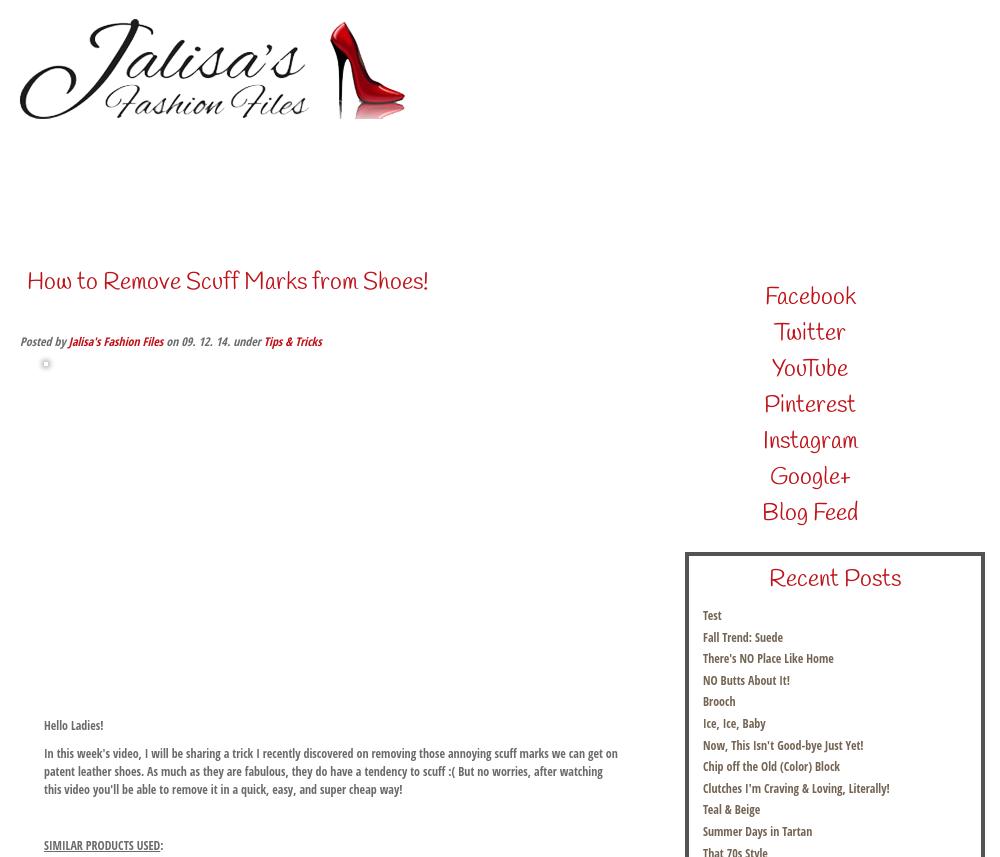  What do you see at coordinates (742, 636) in the screenshot?
I see `'Fall Trend: Suede'` at bounding box center [742, 636].